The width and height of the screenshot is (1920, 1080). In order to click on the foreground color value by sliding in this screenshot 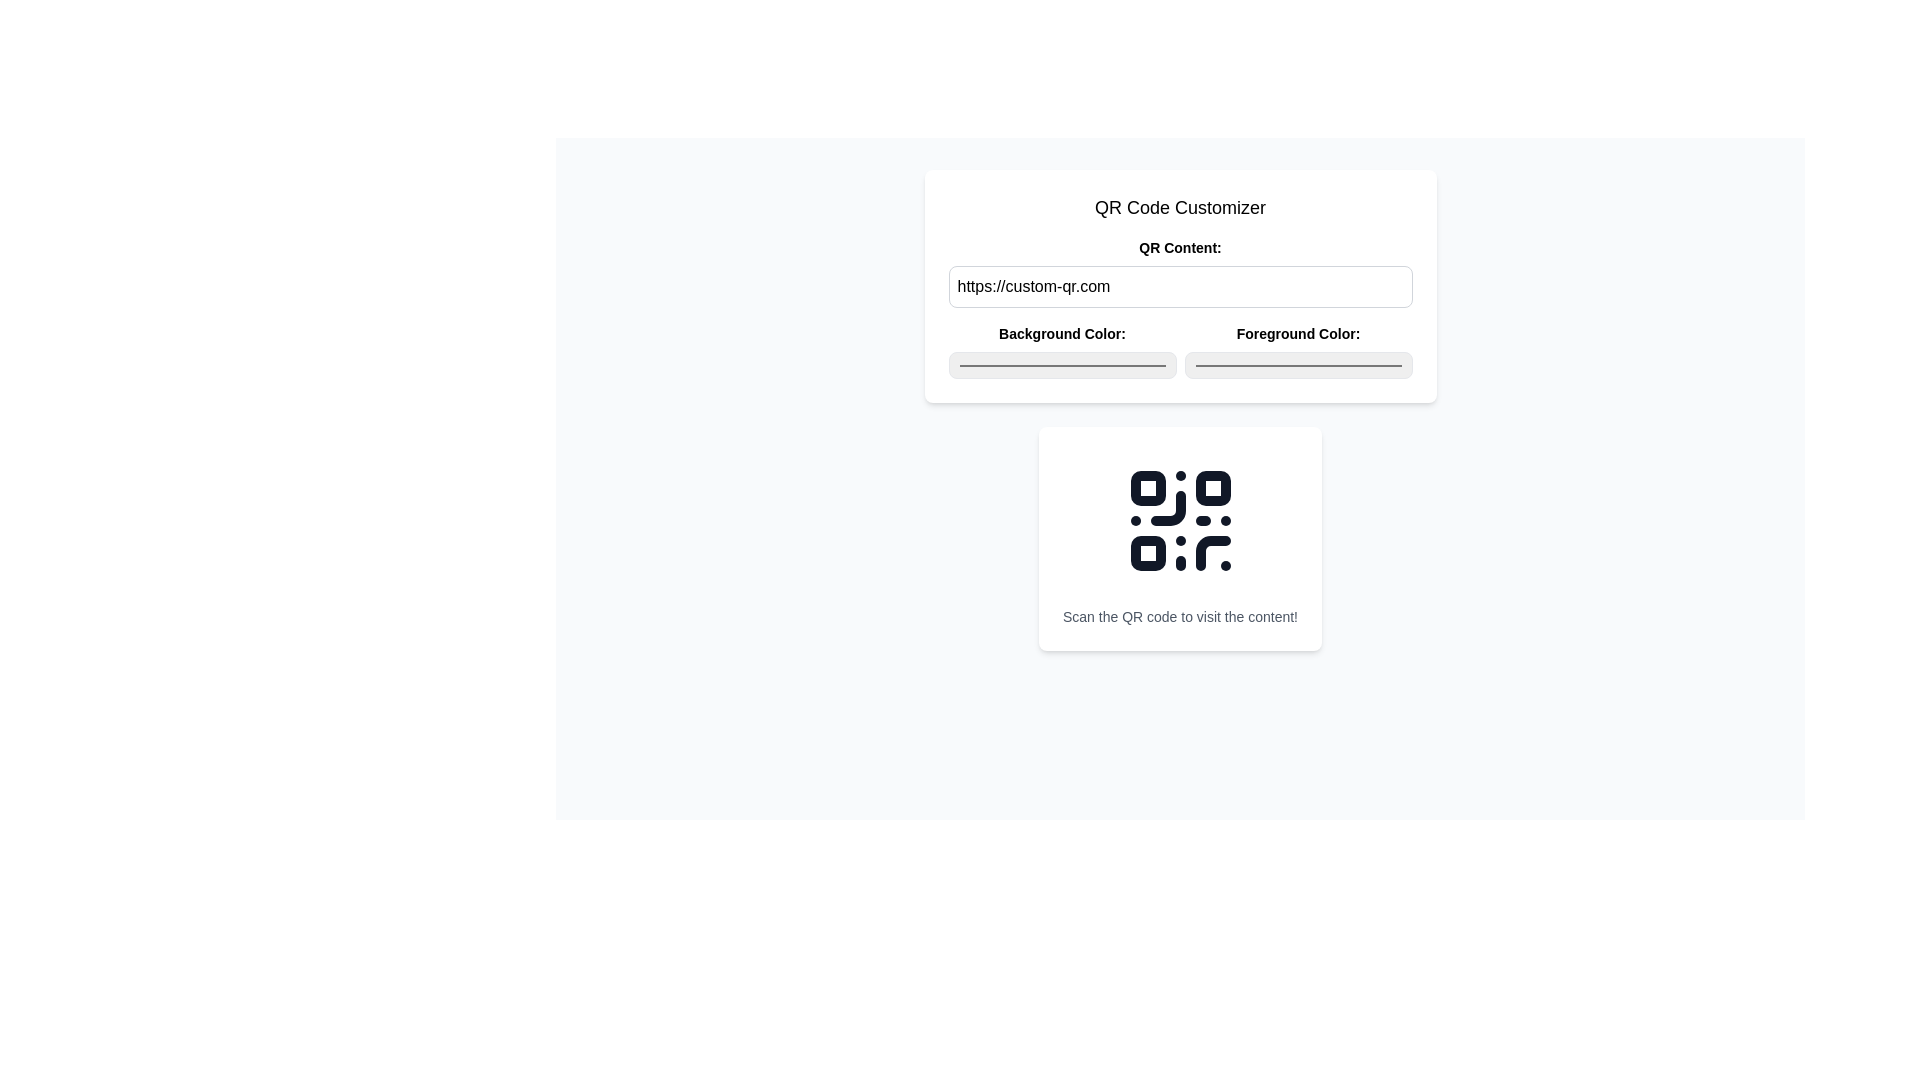, I will do `click(1261, 365)`.